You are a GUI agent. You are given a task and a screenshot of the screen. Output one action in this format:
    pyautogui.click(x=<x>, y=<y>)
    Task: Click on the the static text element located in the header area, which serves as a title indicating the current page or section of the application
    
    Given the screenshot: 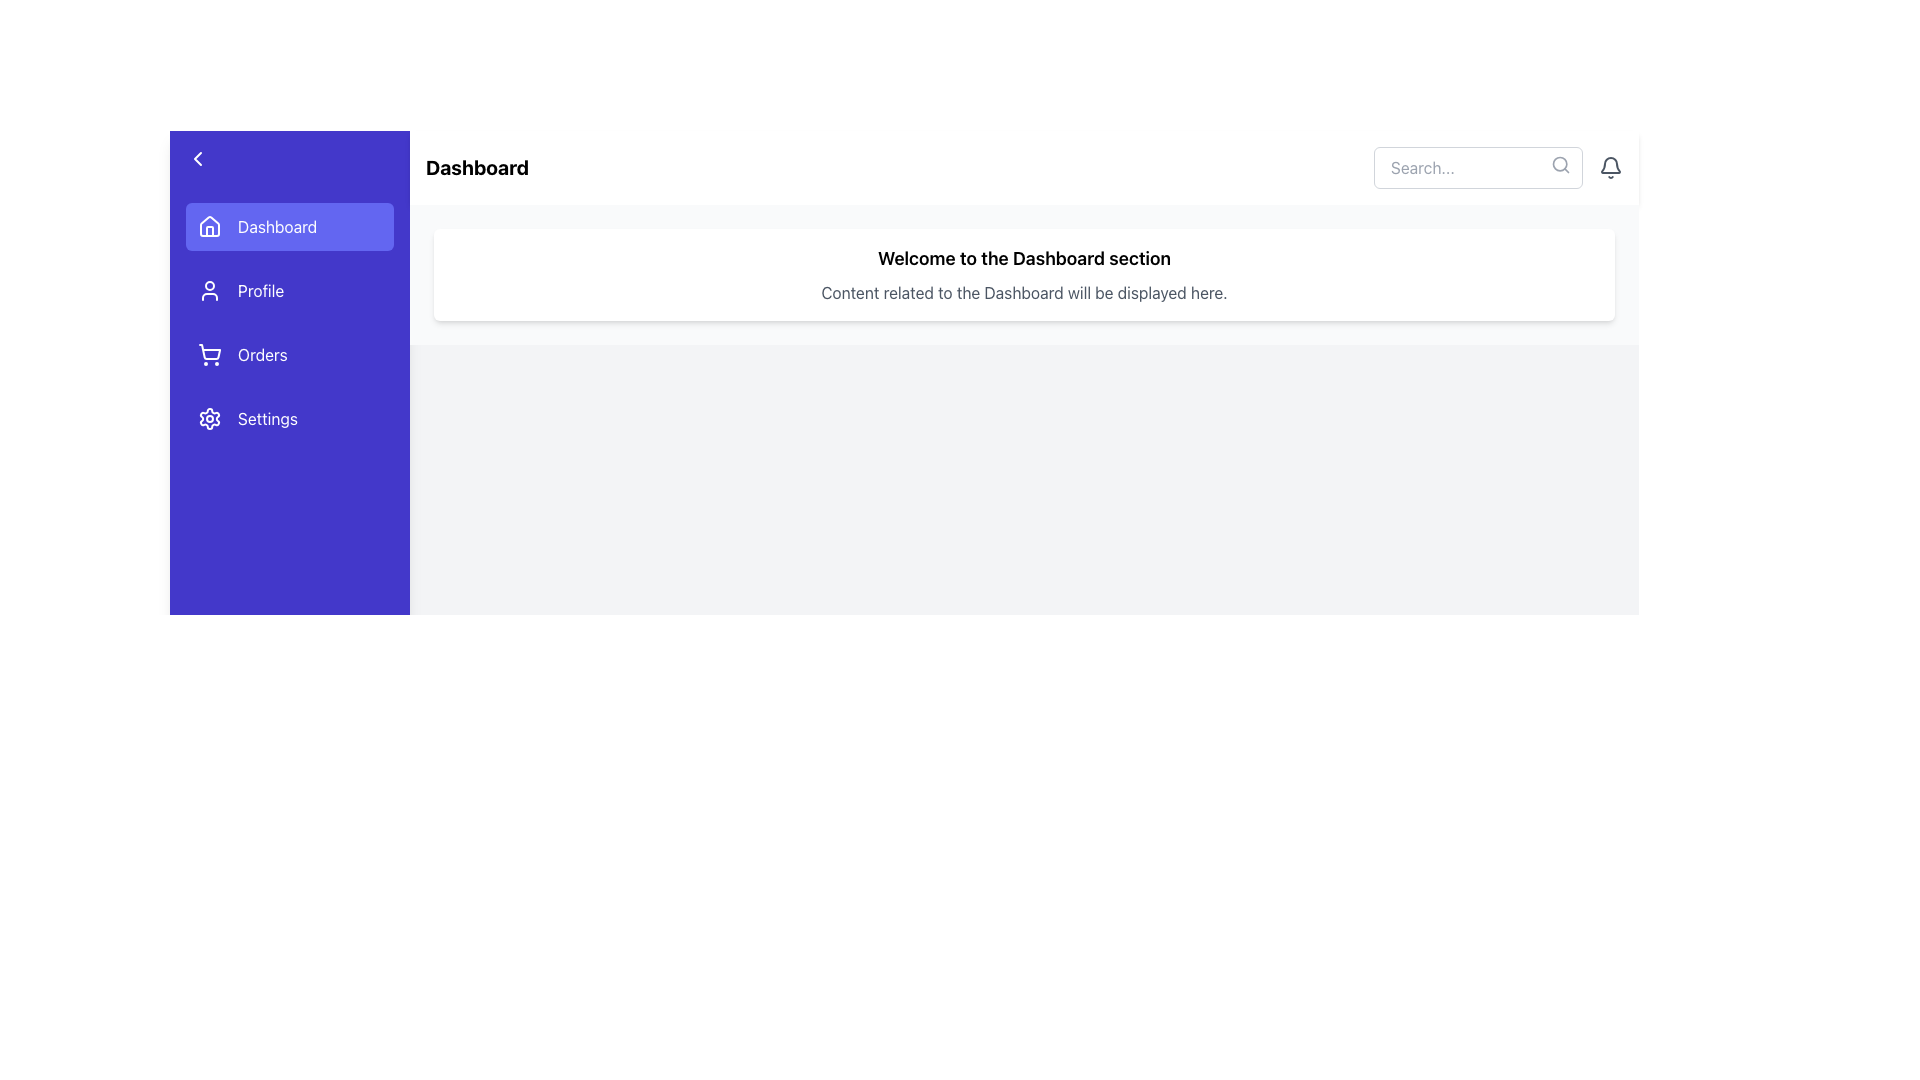 What is the action you would take?
    pyautogui.click(x=476, y=167)
    